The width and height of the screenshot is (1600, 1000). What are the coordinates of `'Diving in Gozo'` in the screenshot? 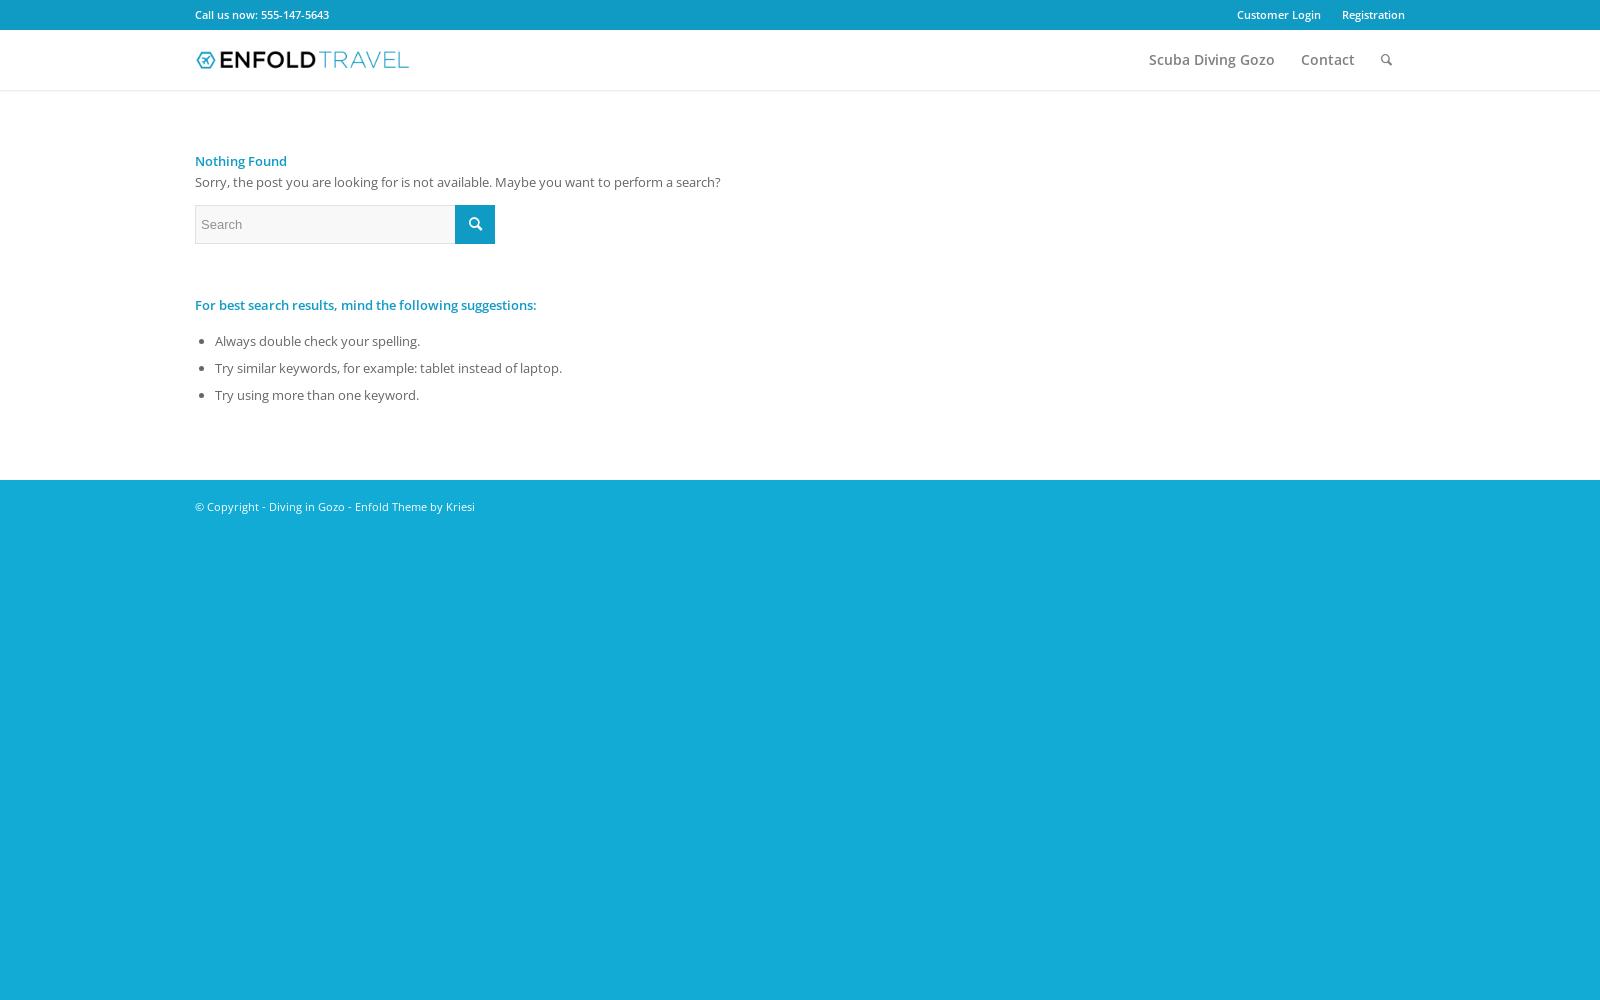 It's located at (268, 505).